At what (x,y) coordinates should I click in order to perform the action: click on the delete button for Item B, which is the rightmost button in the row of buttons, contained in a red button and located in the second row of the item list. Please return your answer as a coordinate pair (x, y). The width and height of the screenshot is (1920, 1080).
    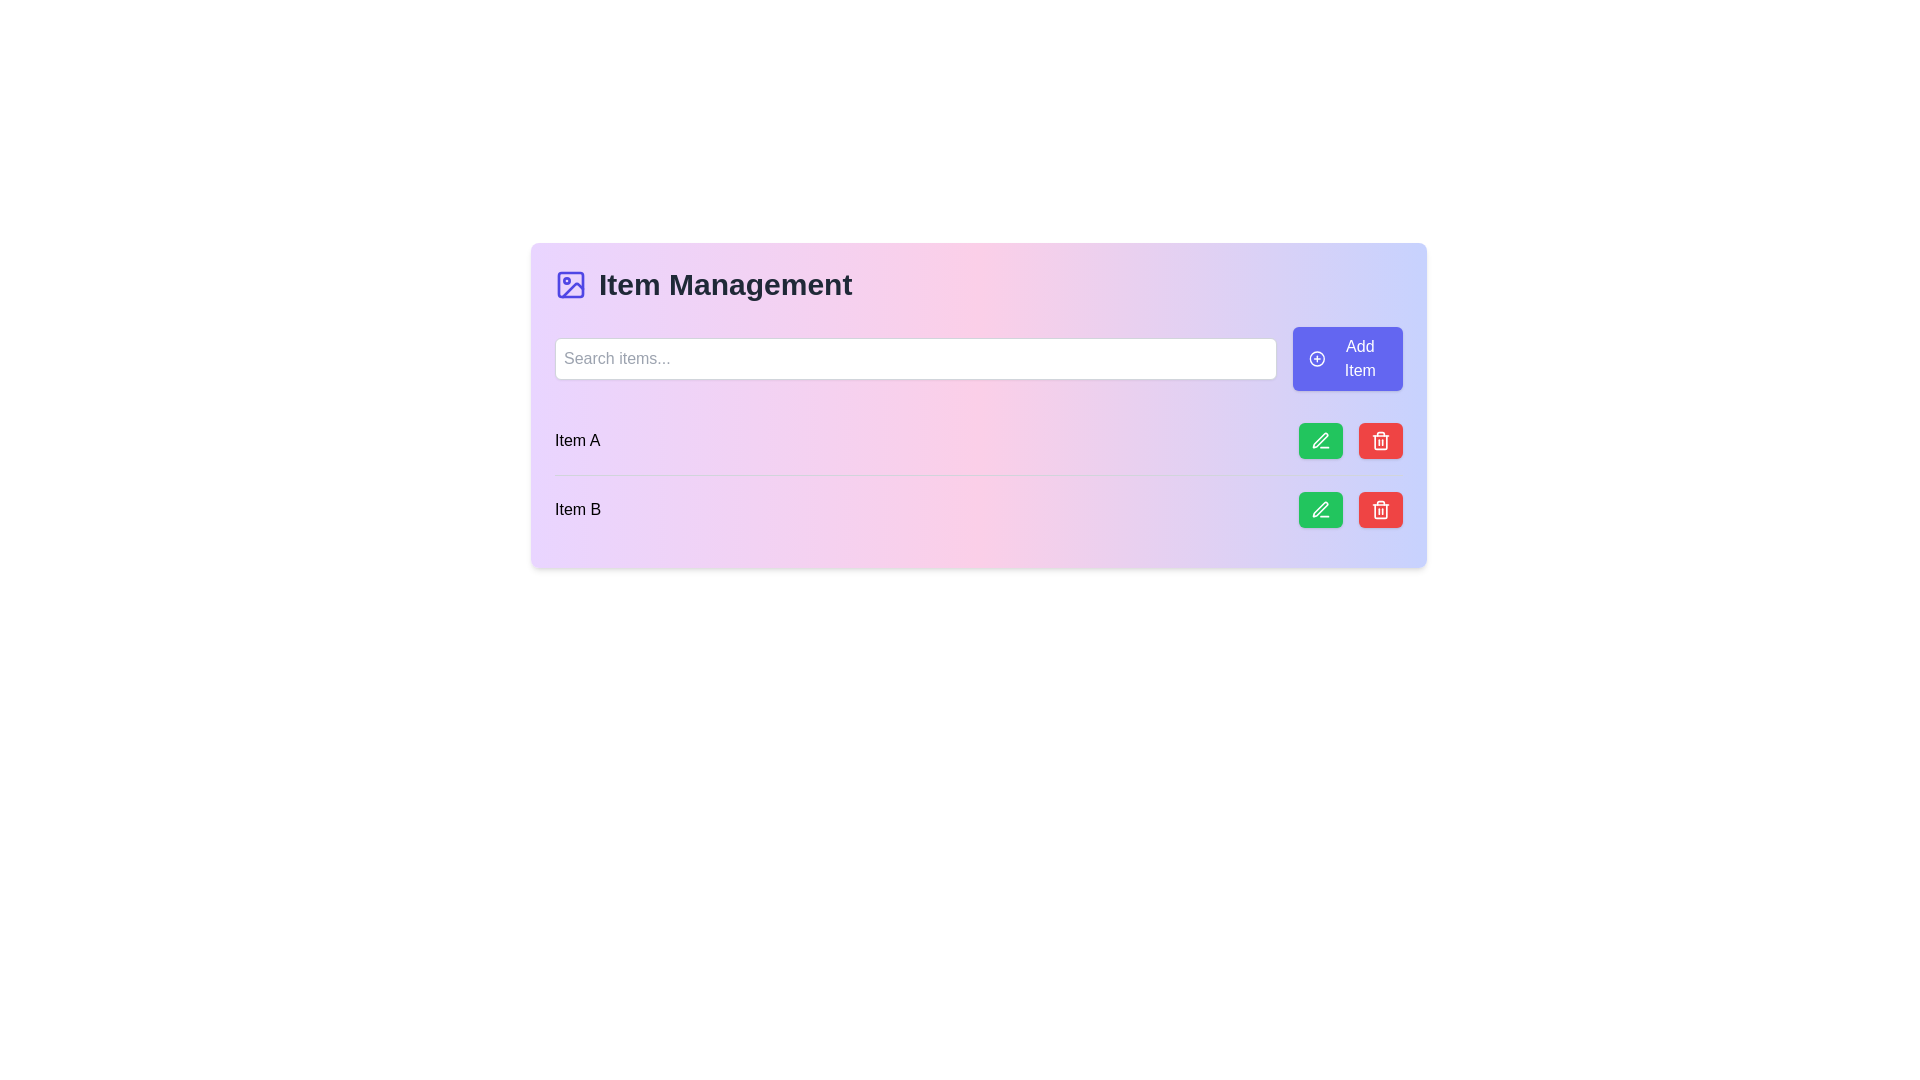
    Looking at the image, I should click on (1380, 508).